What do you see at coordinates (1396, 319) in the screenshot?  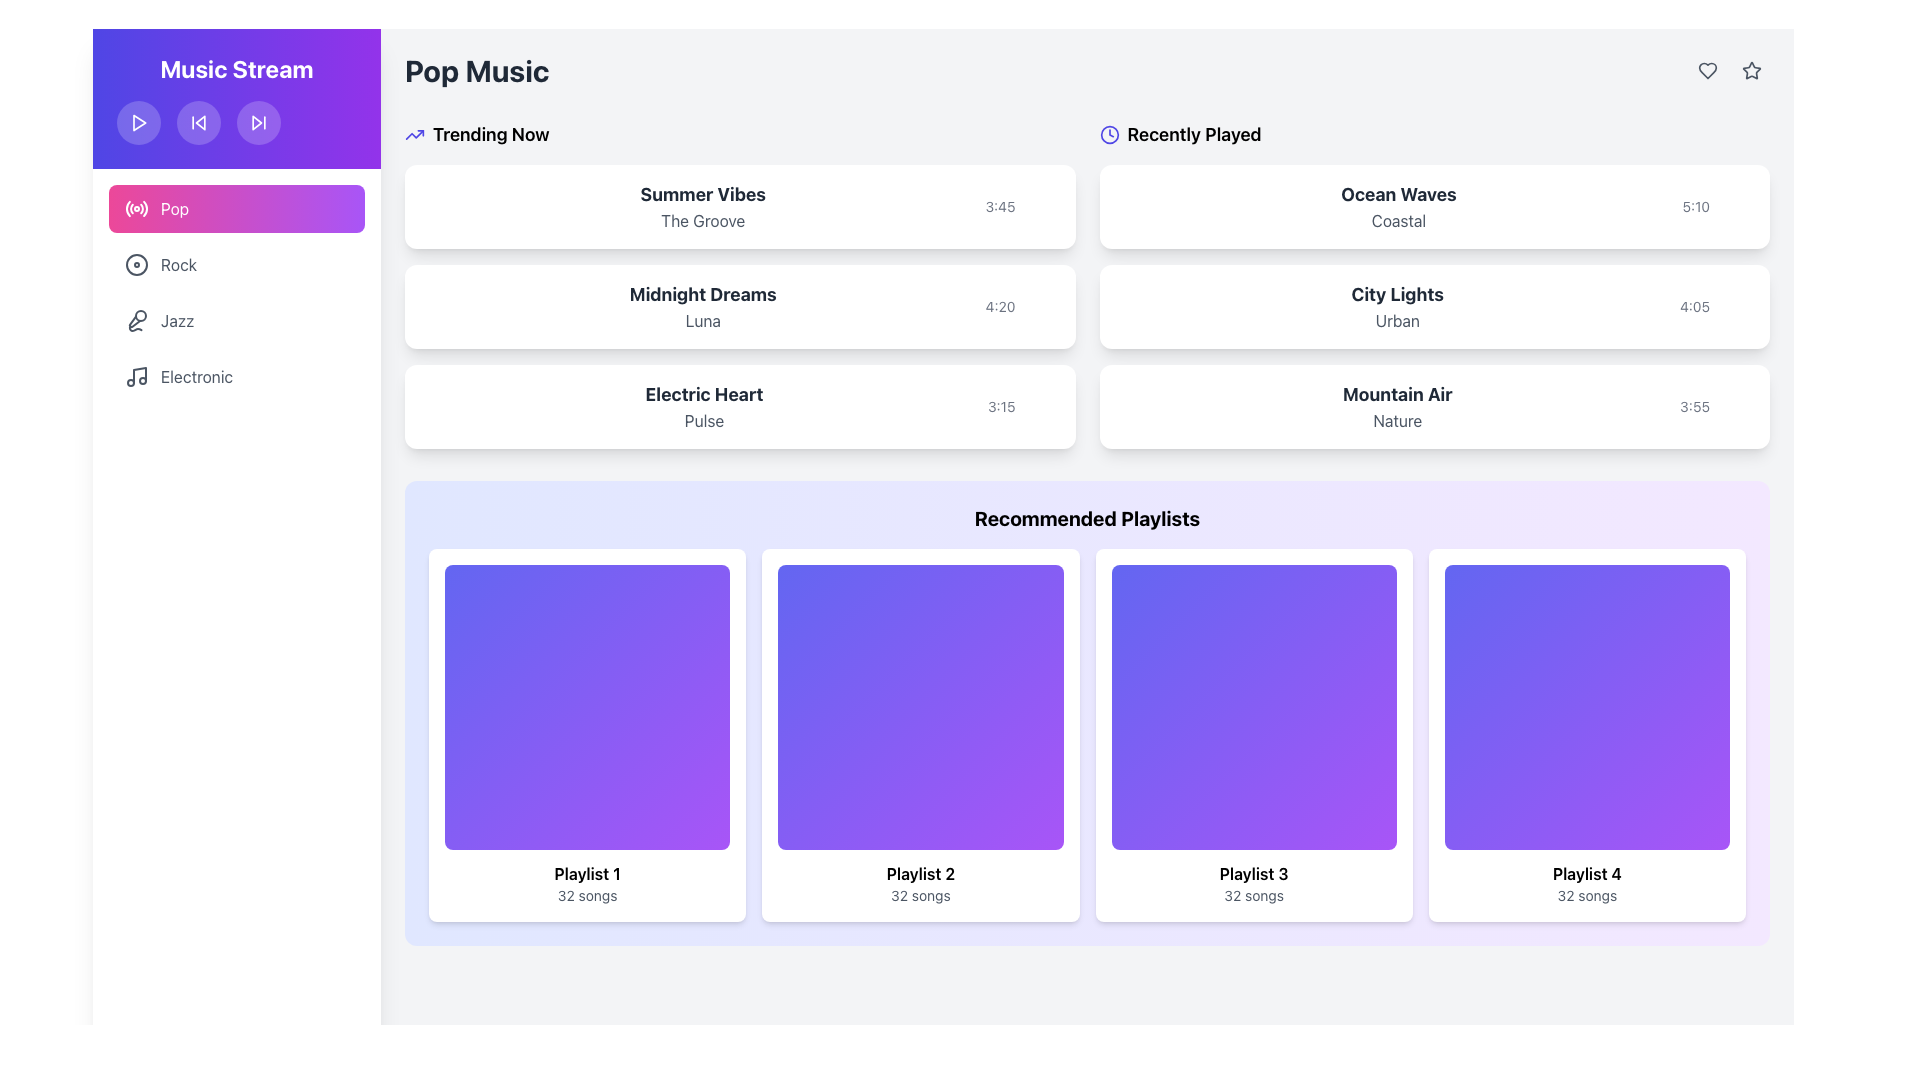 I see `the text label displaying 'Urban', which is located below 'City Lights' in the 'Recently Played' section, specifically in the third card from the top in the right column` at bounding box center [1396, 319].